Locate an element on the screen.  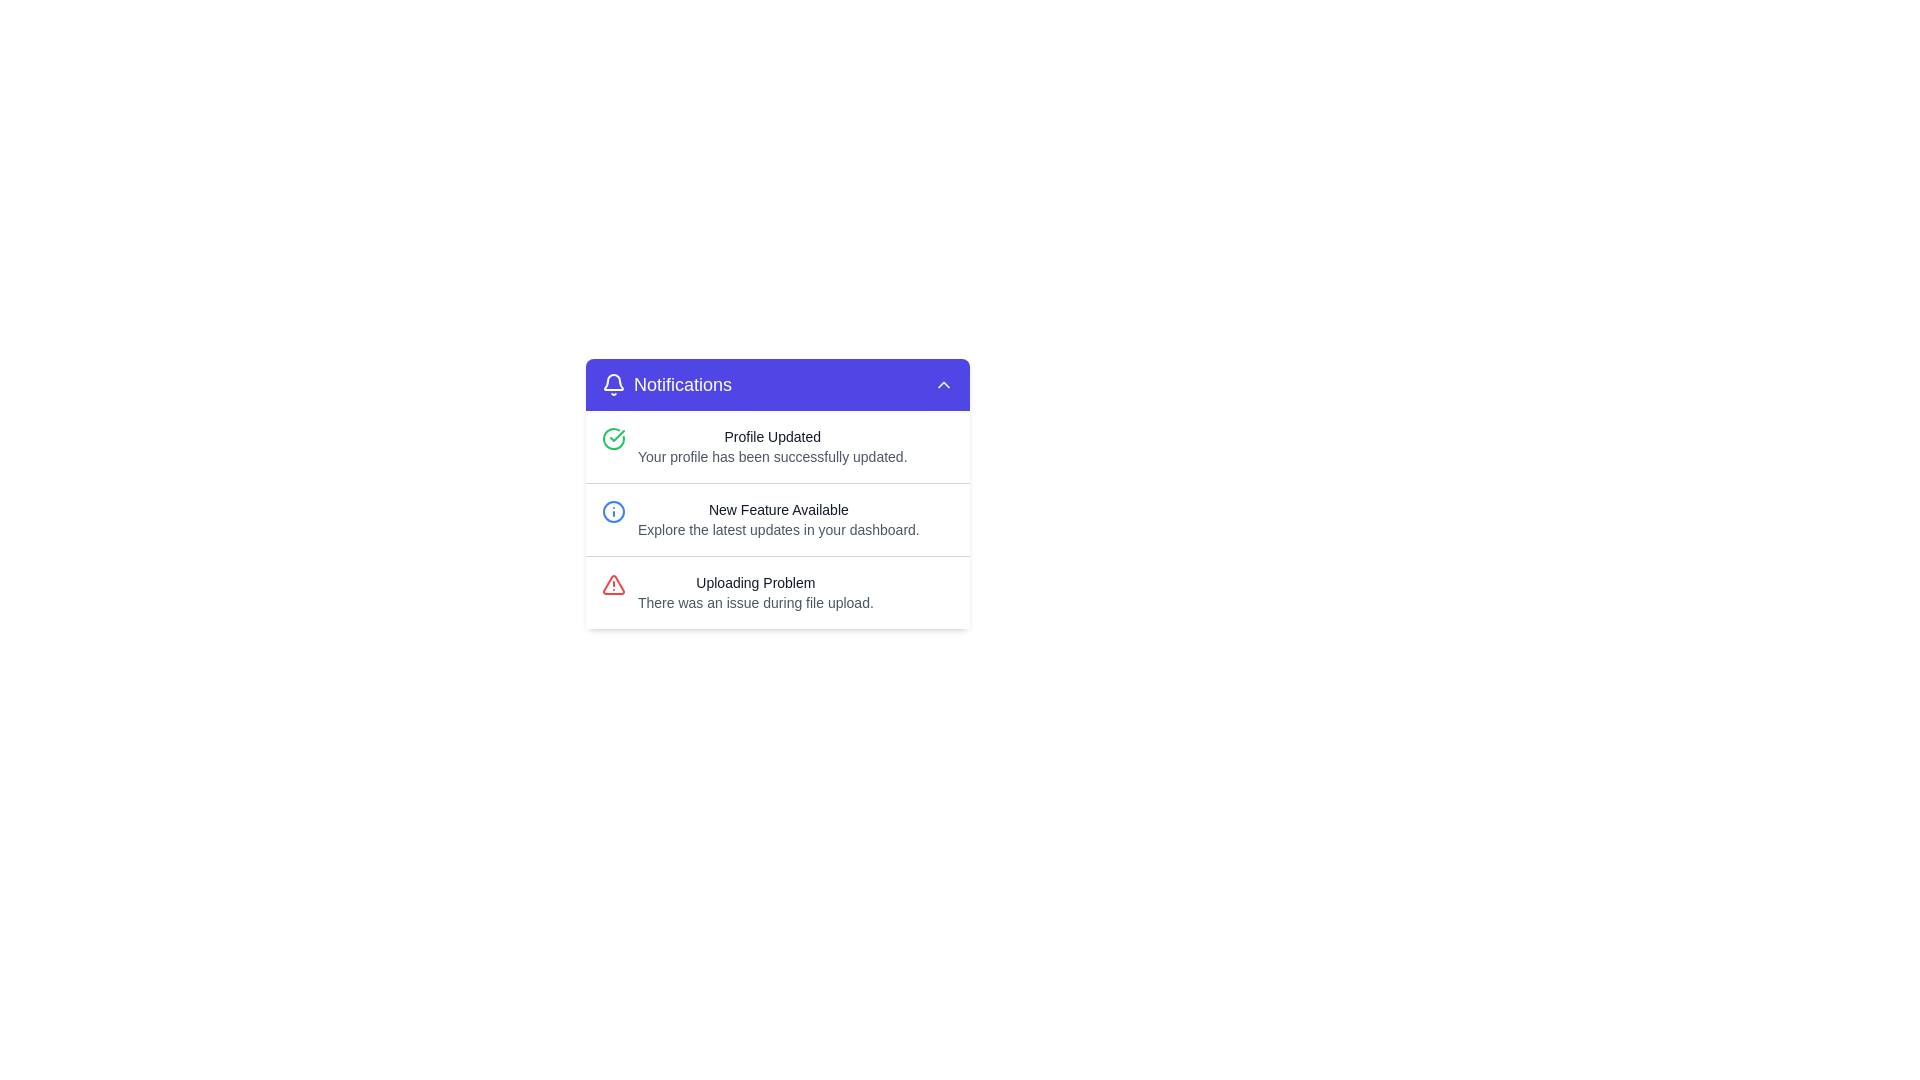
the 'Profile Updated' text within the Notifications card, which is bold and black against a light background is located at coordinates (771, 435).